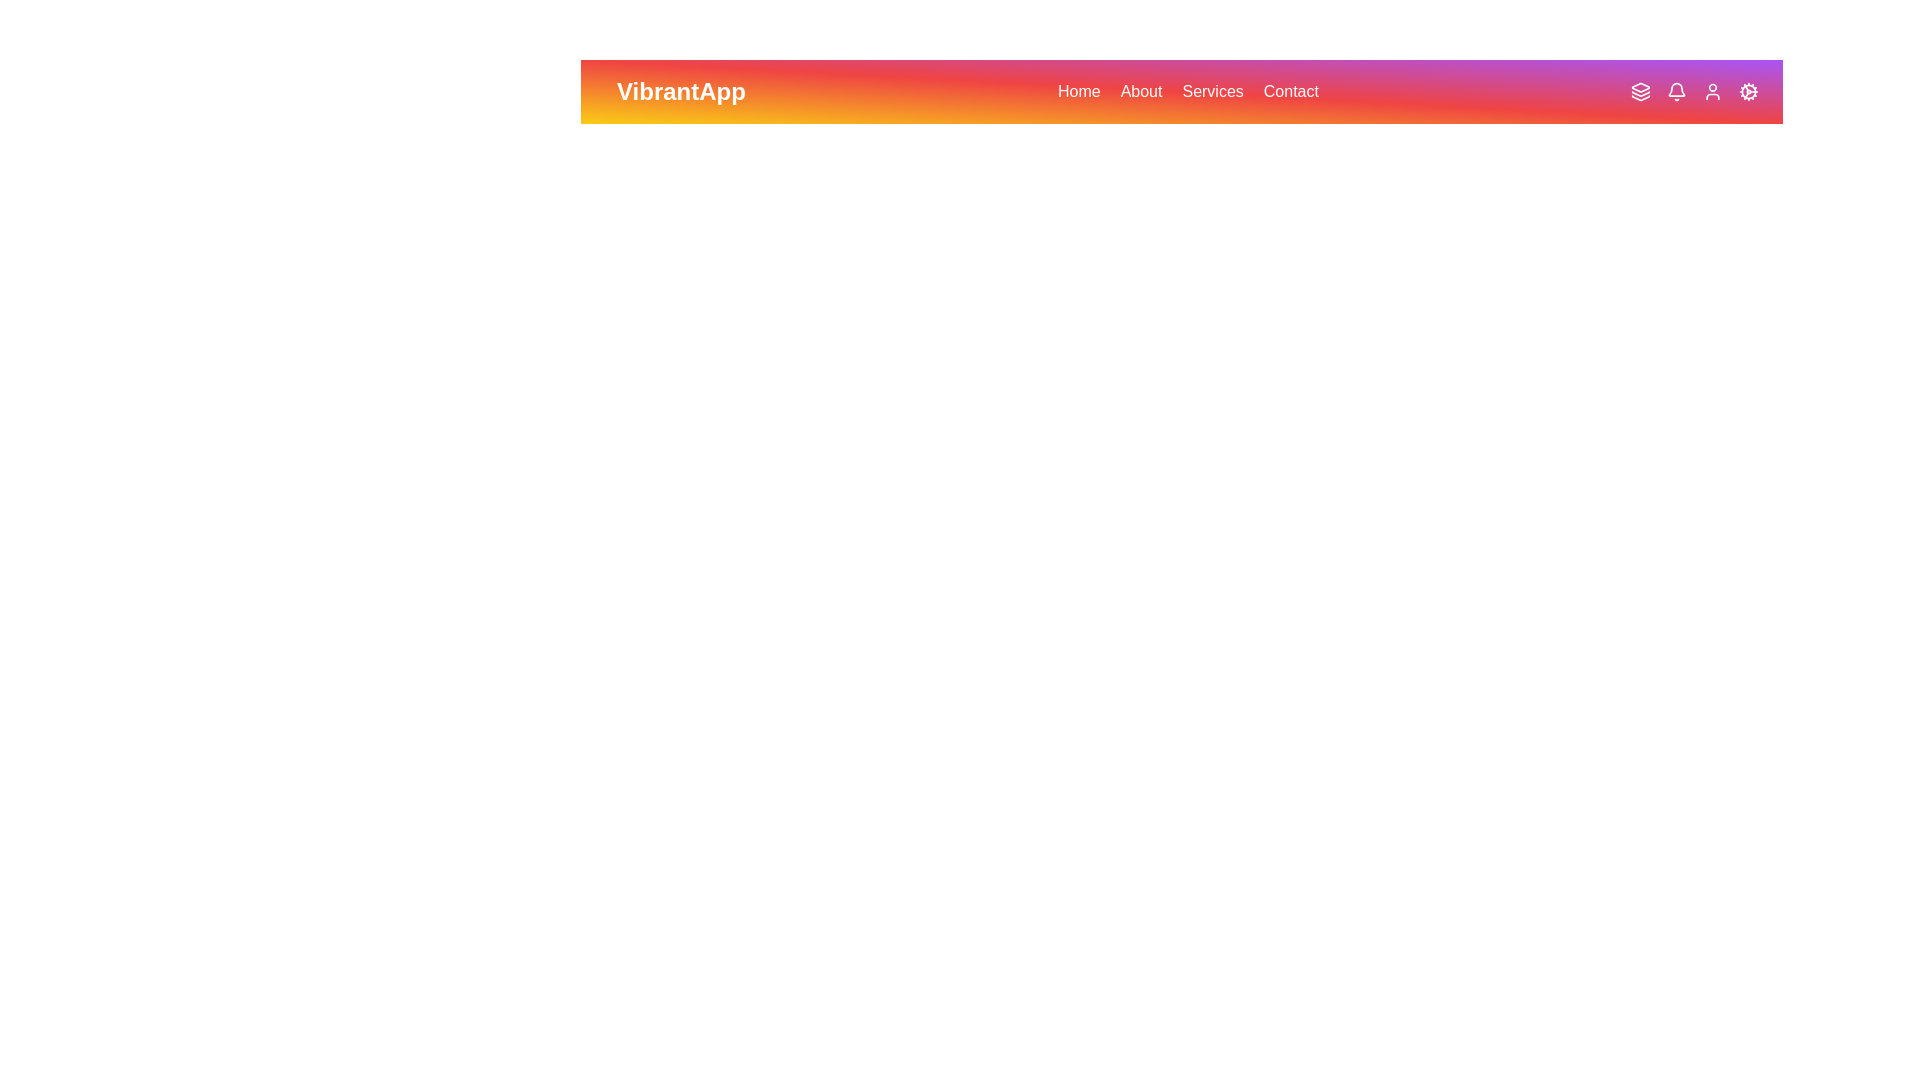 The height and width of the screenshot is (1080, 1920). I want to click on the link labeled Services to trigger its hover effect, so click(1212, 92).